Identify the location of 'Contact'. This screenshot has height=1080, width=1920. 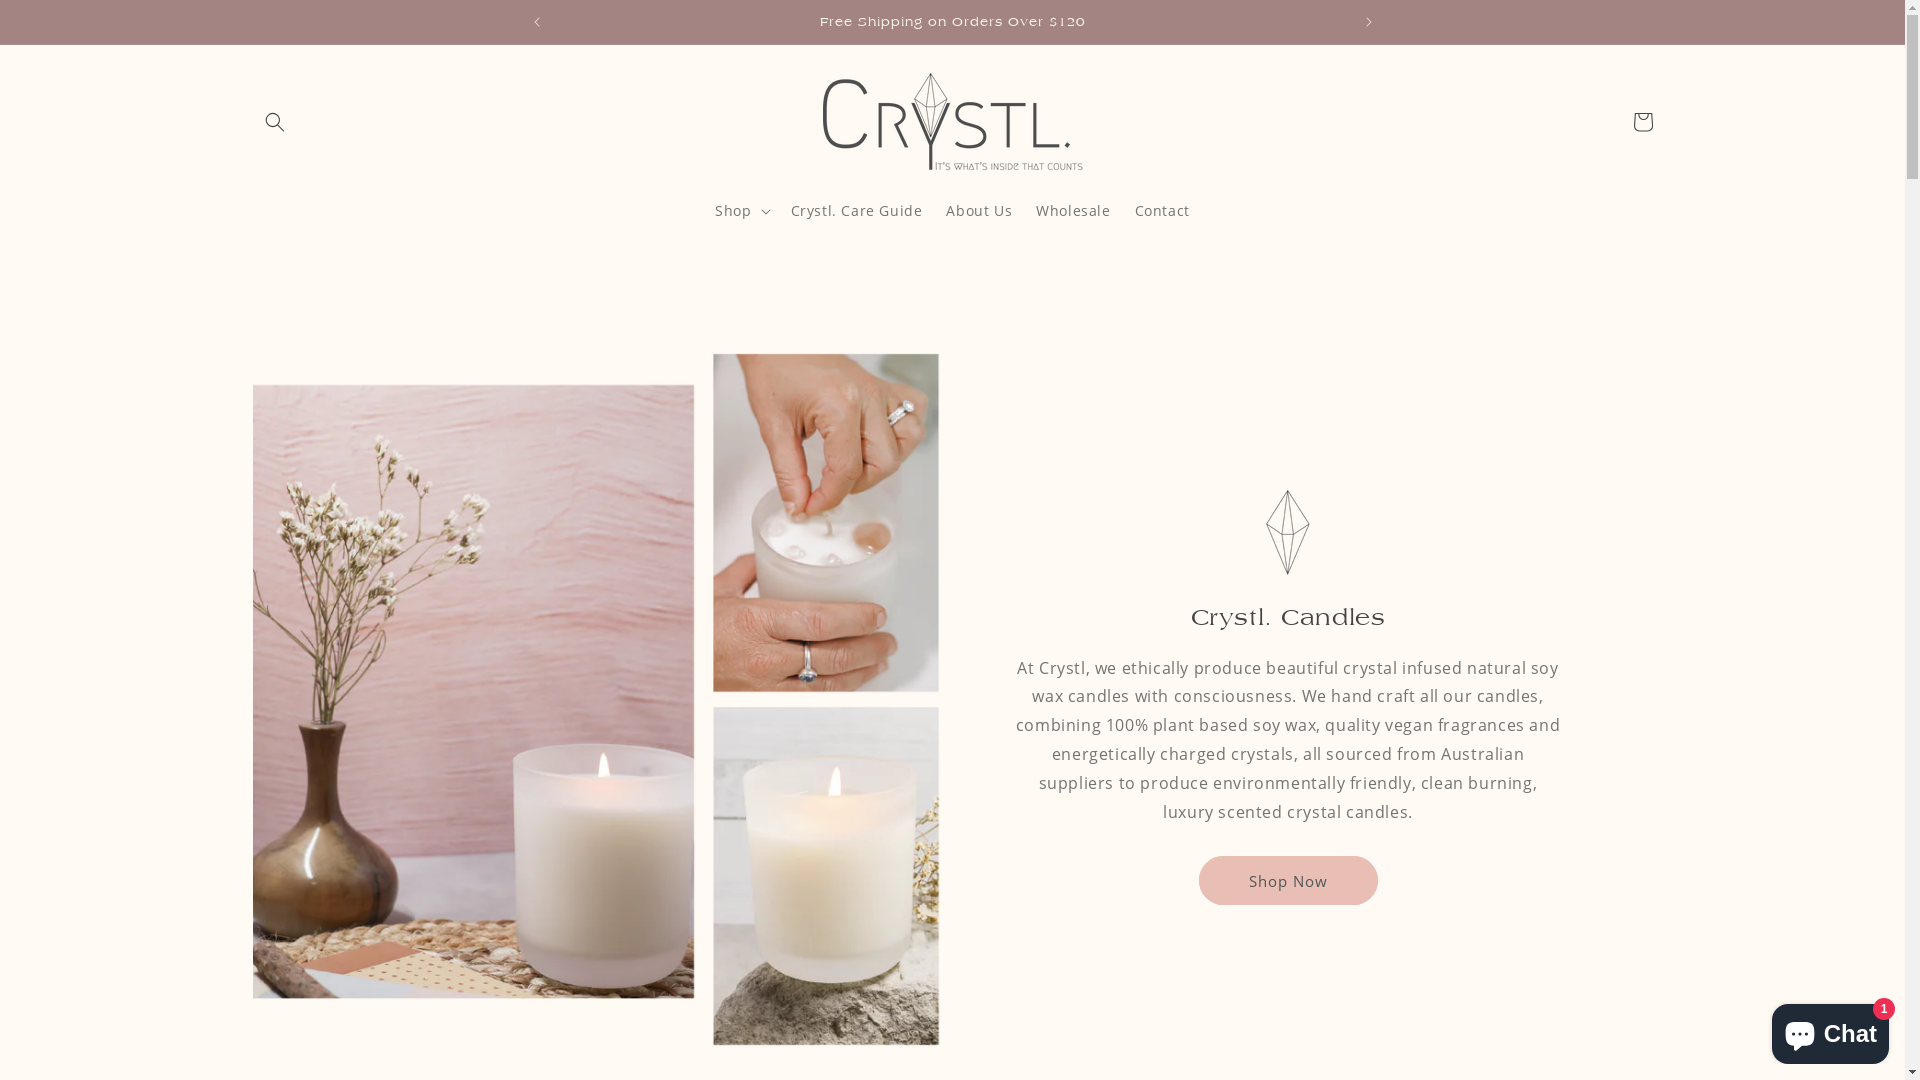
(1162, 211).